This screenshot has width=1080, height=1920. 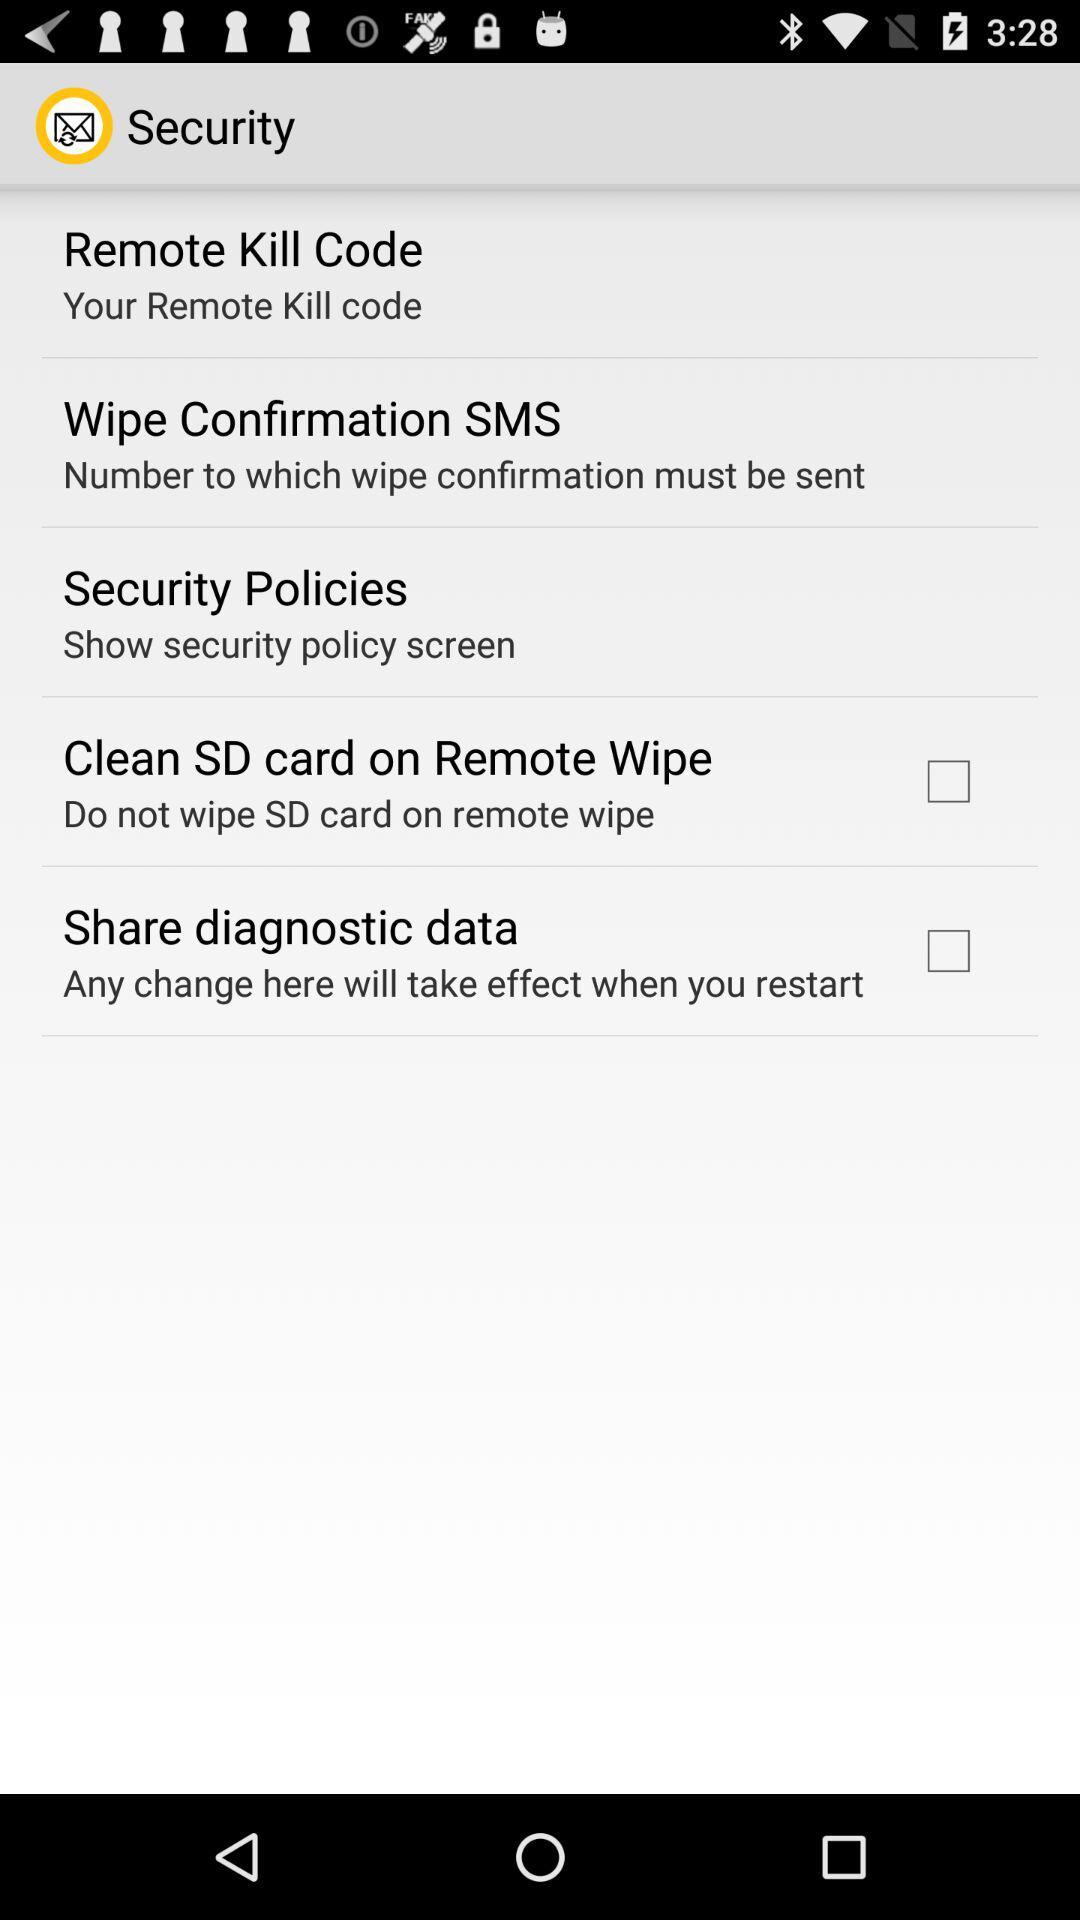 I want to click on the icon above the share diagnostic data, so click(x=357, y=812).